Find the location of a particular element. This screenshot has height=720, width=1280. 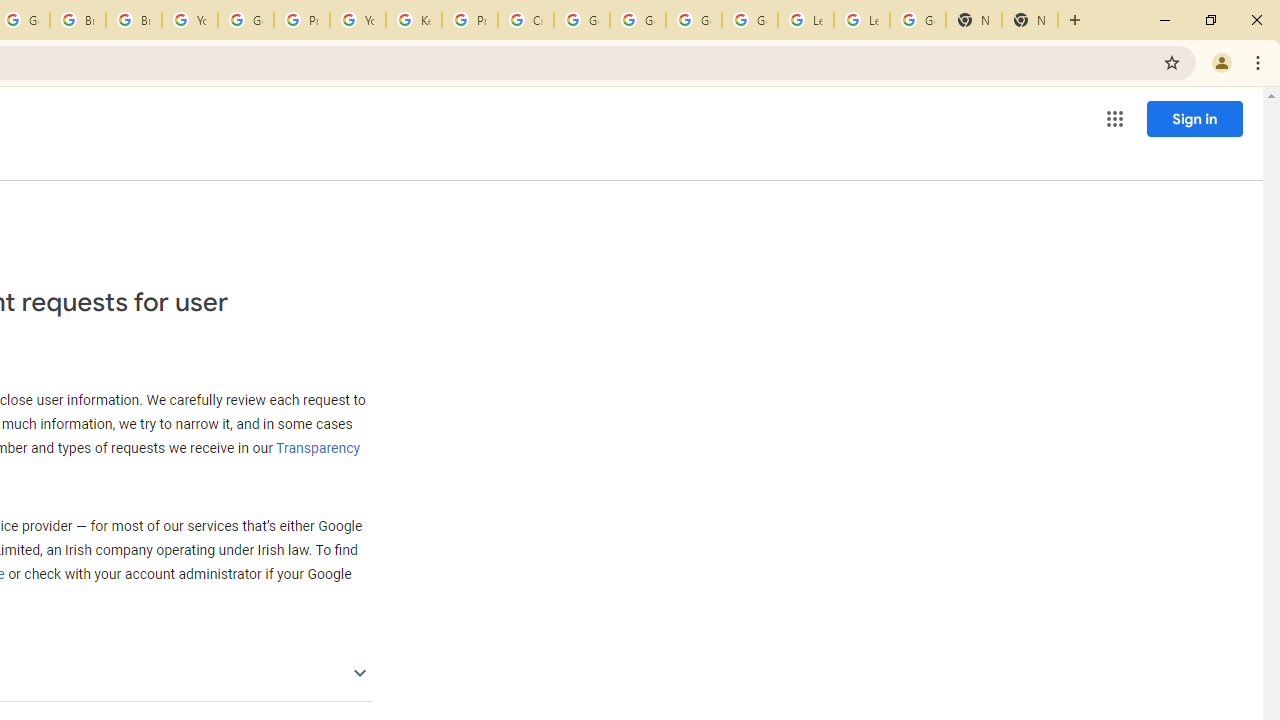

'Google Account' is located at coordinates (916, 20).